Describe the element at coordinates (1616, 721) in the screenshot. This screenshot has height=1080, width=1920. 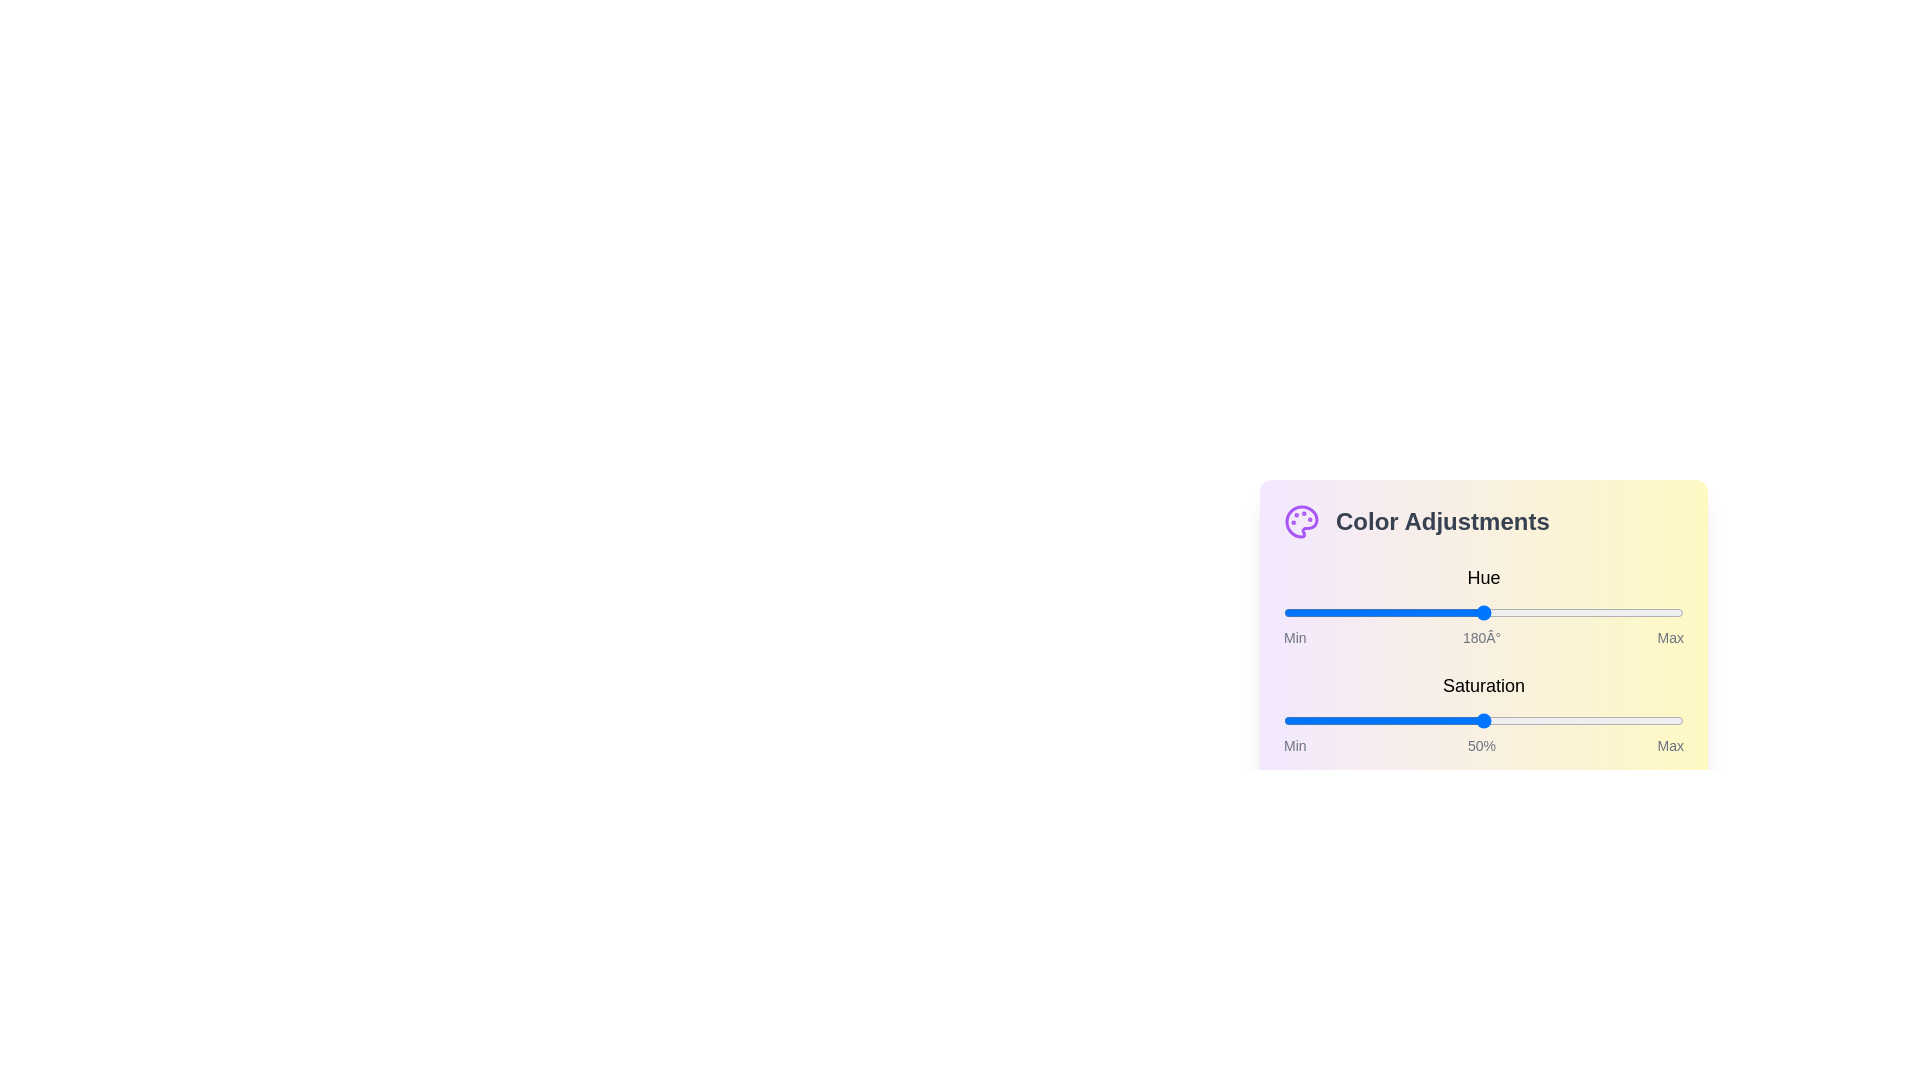
I see `the saturation slider to 83` at that location.